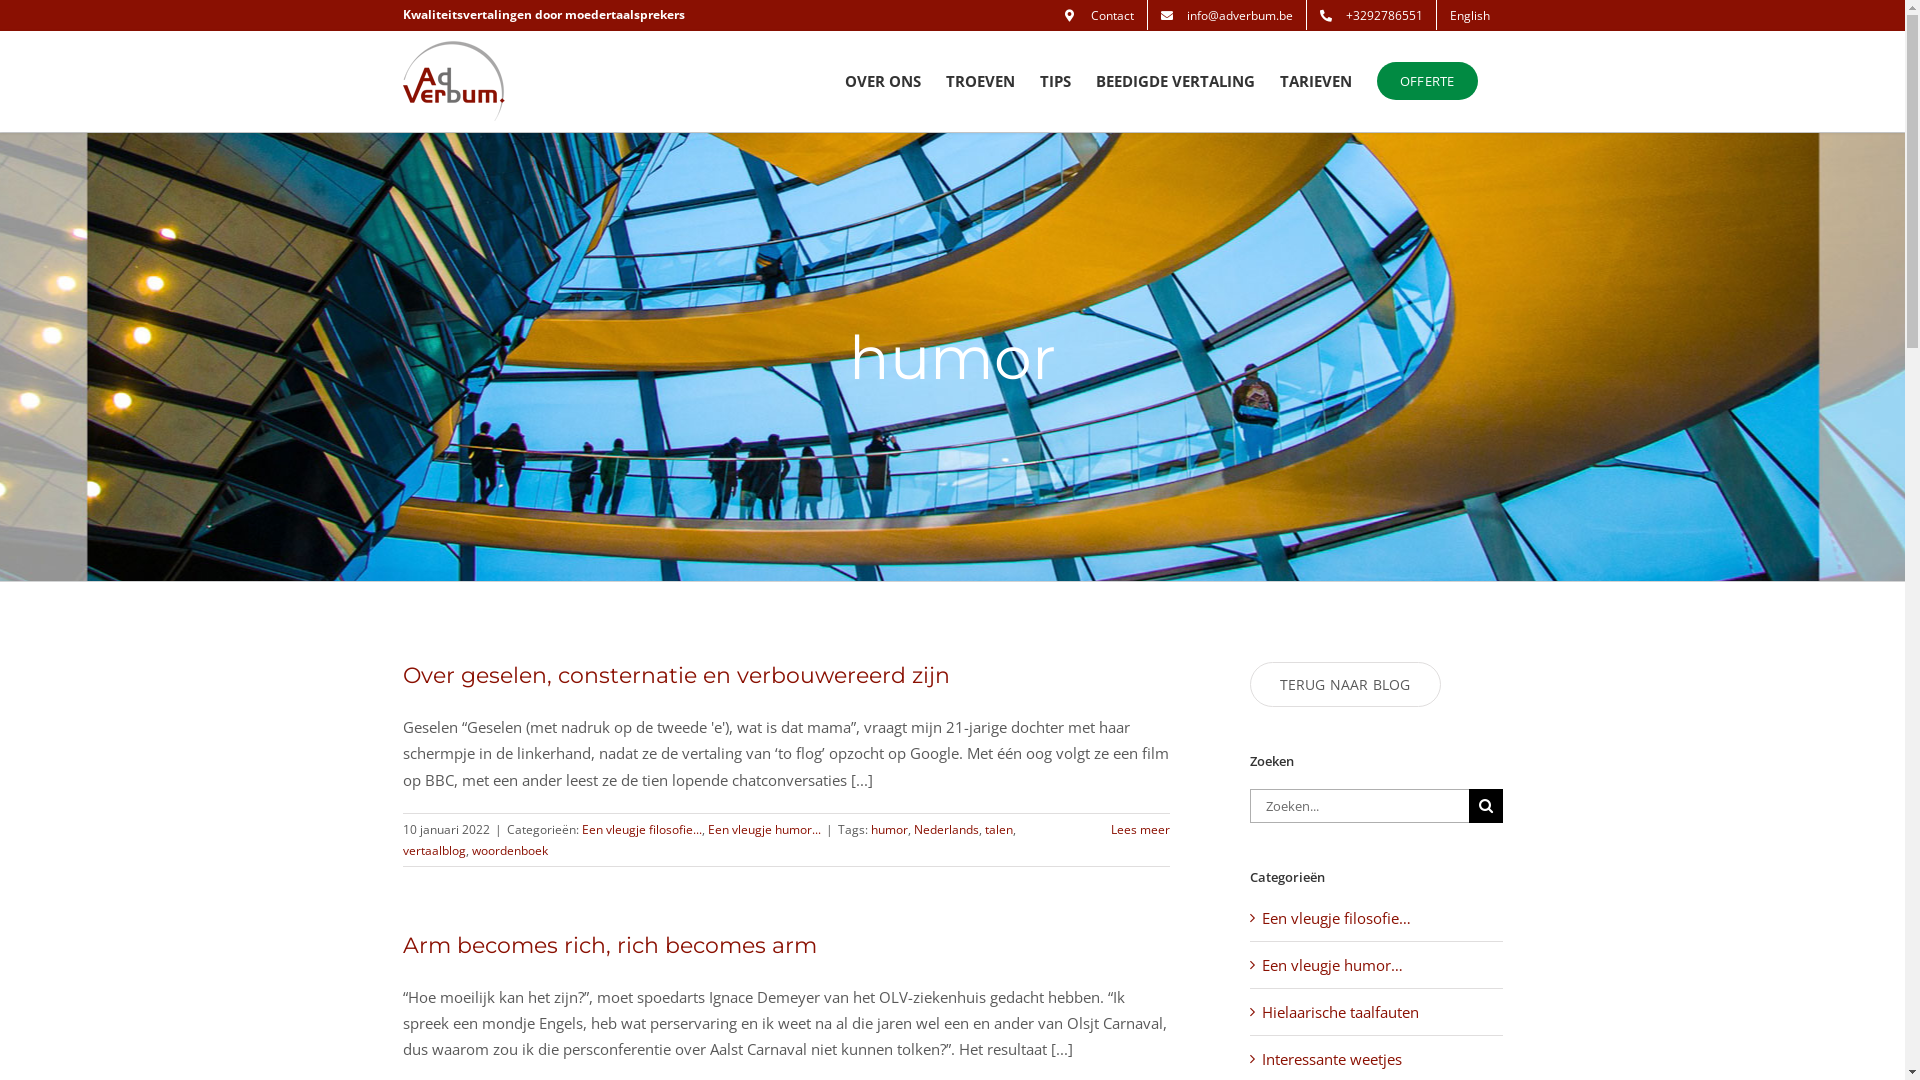 Image resolution: width=1920 pixels, height=1080 pixels. Describe the element at coordinates (882, 80) in the screenshot. I see `'OVER ONS'` at that location.